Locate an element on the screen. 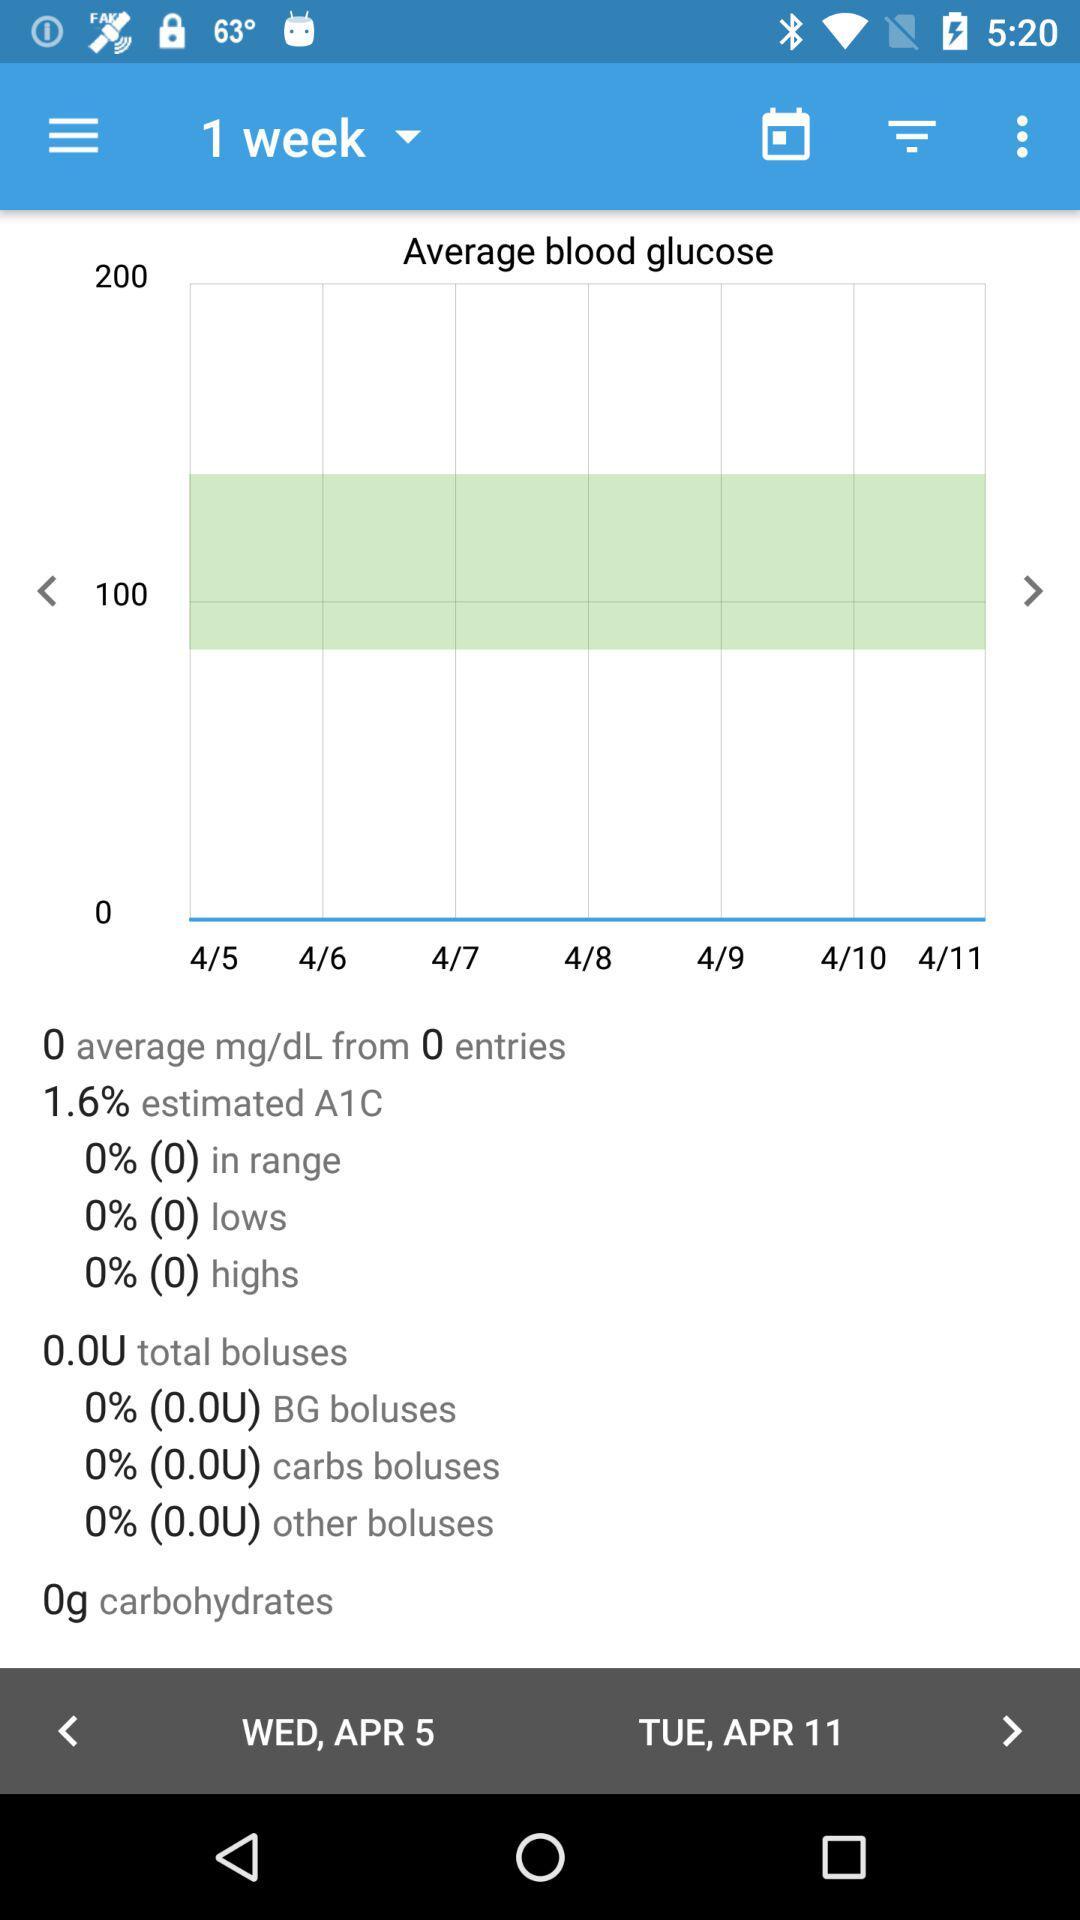 The image size is (1080, 1920). icon to the right of 1 week icon is located at coordinates (785, 135).